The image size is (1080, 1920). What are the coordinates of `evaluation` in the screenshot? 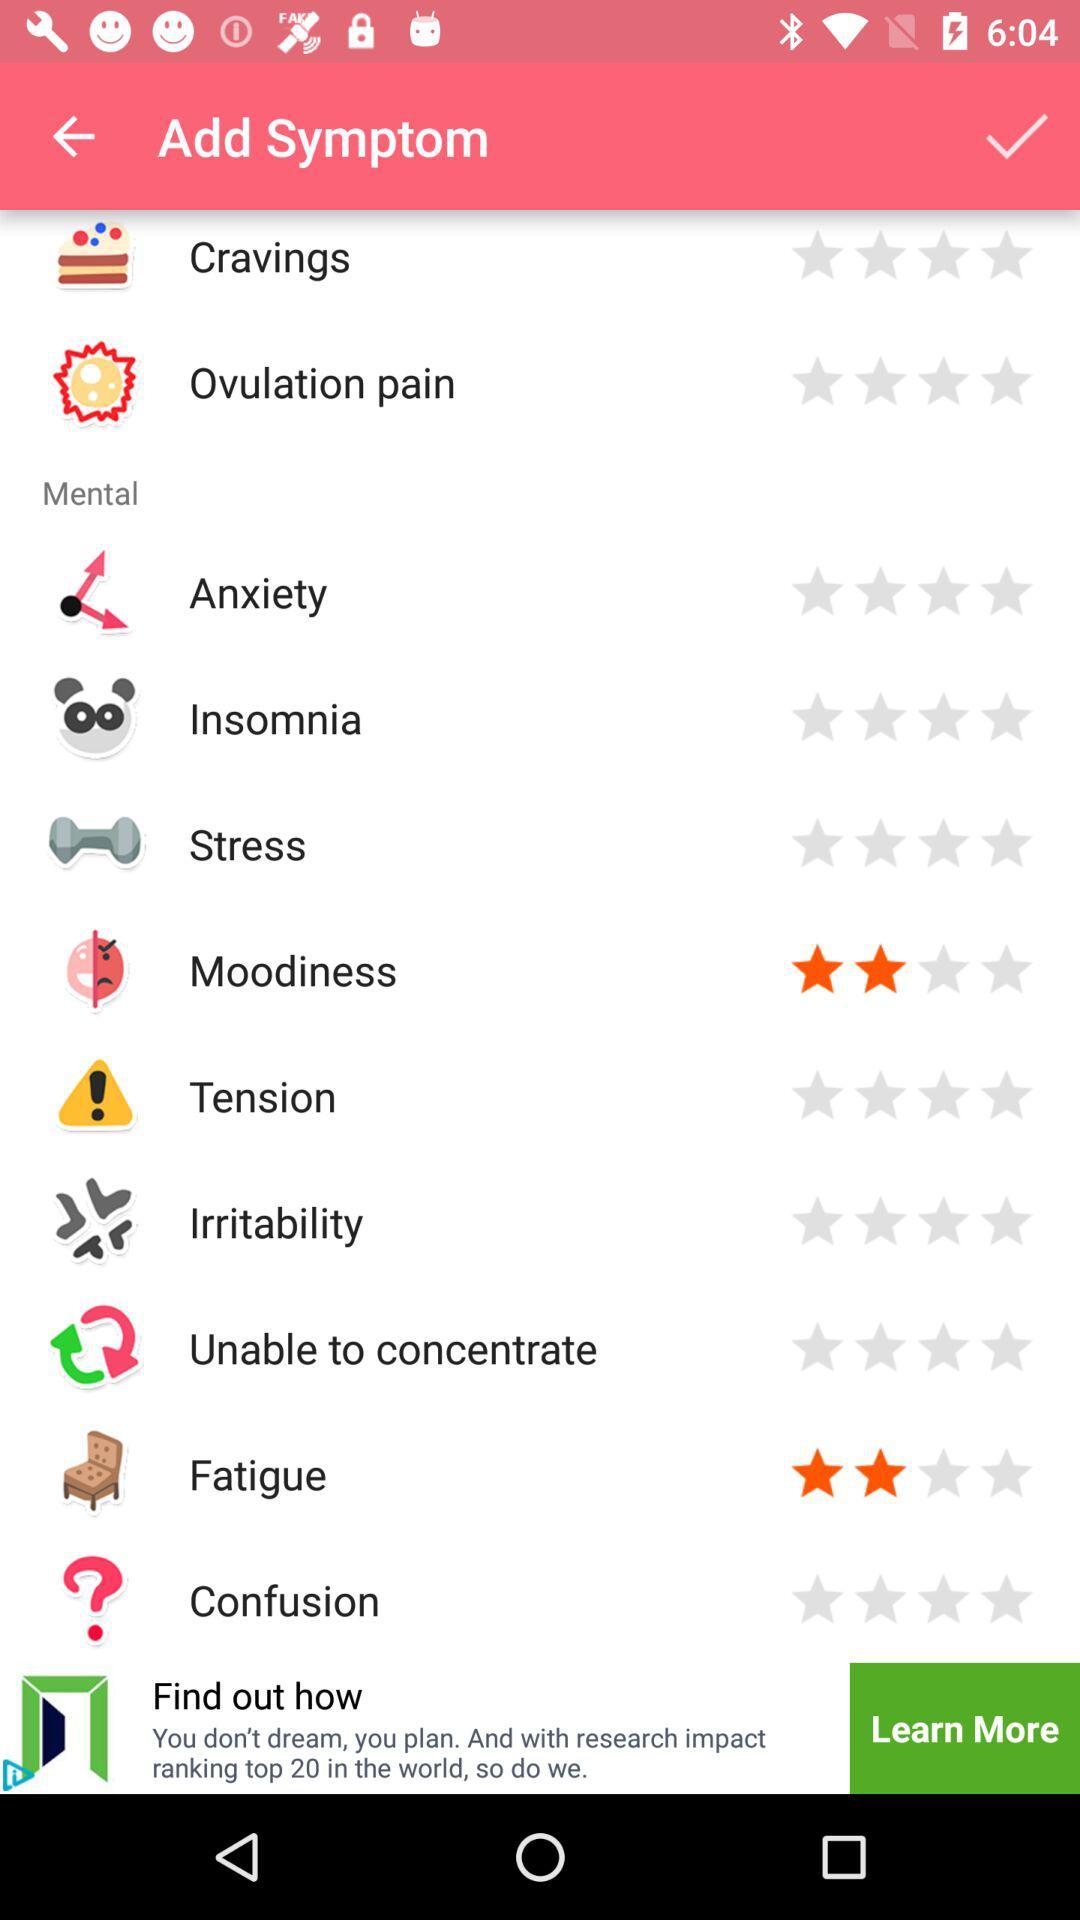 It's located at (1006, 1473).